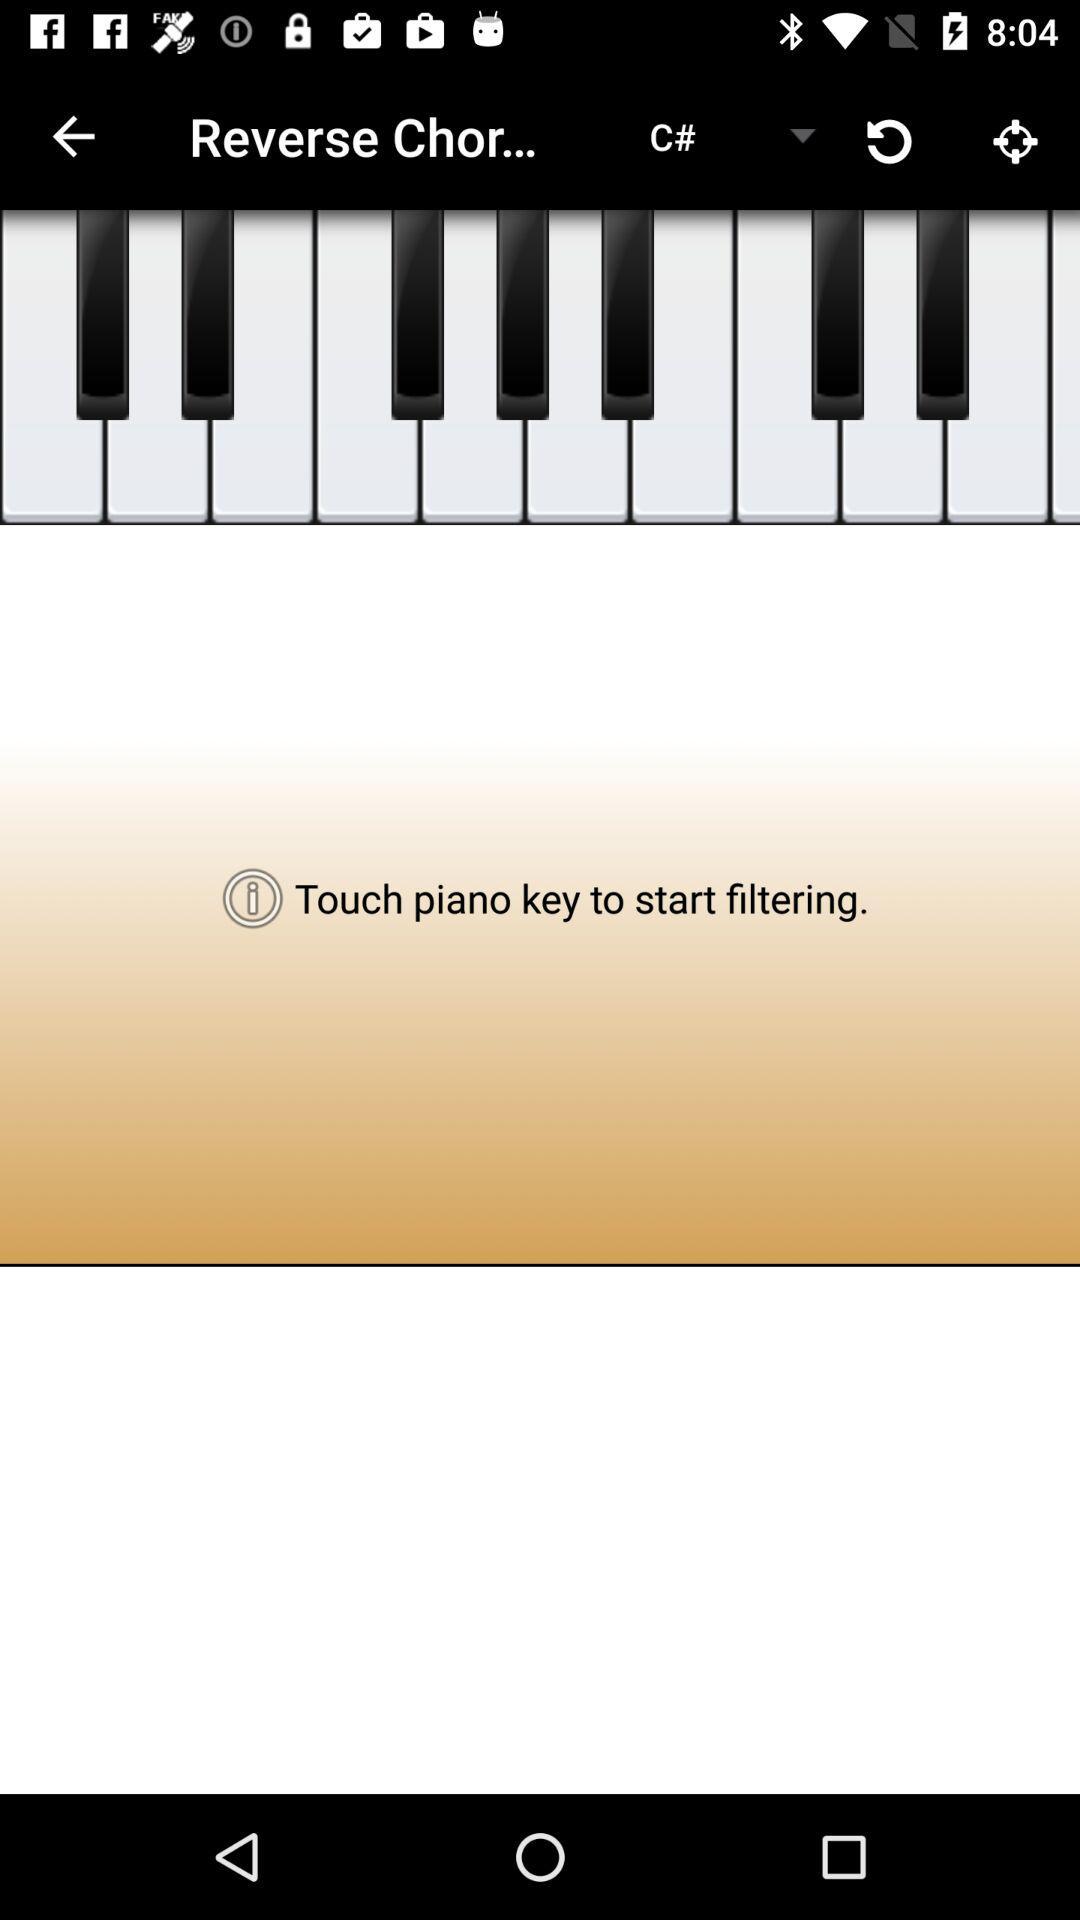 This screenshot has height=1920, width=1080. What do you see at coordinates (521, 314) in the screenshot?
I see `the key` at bounding box center [521, 314].